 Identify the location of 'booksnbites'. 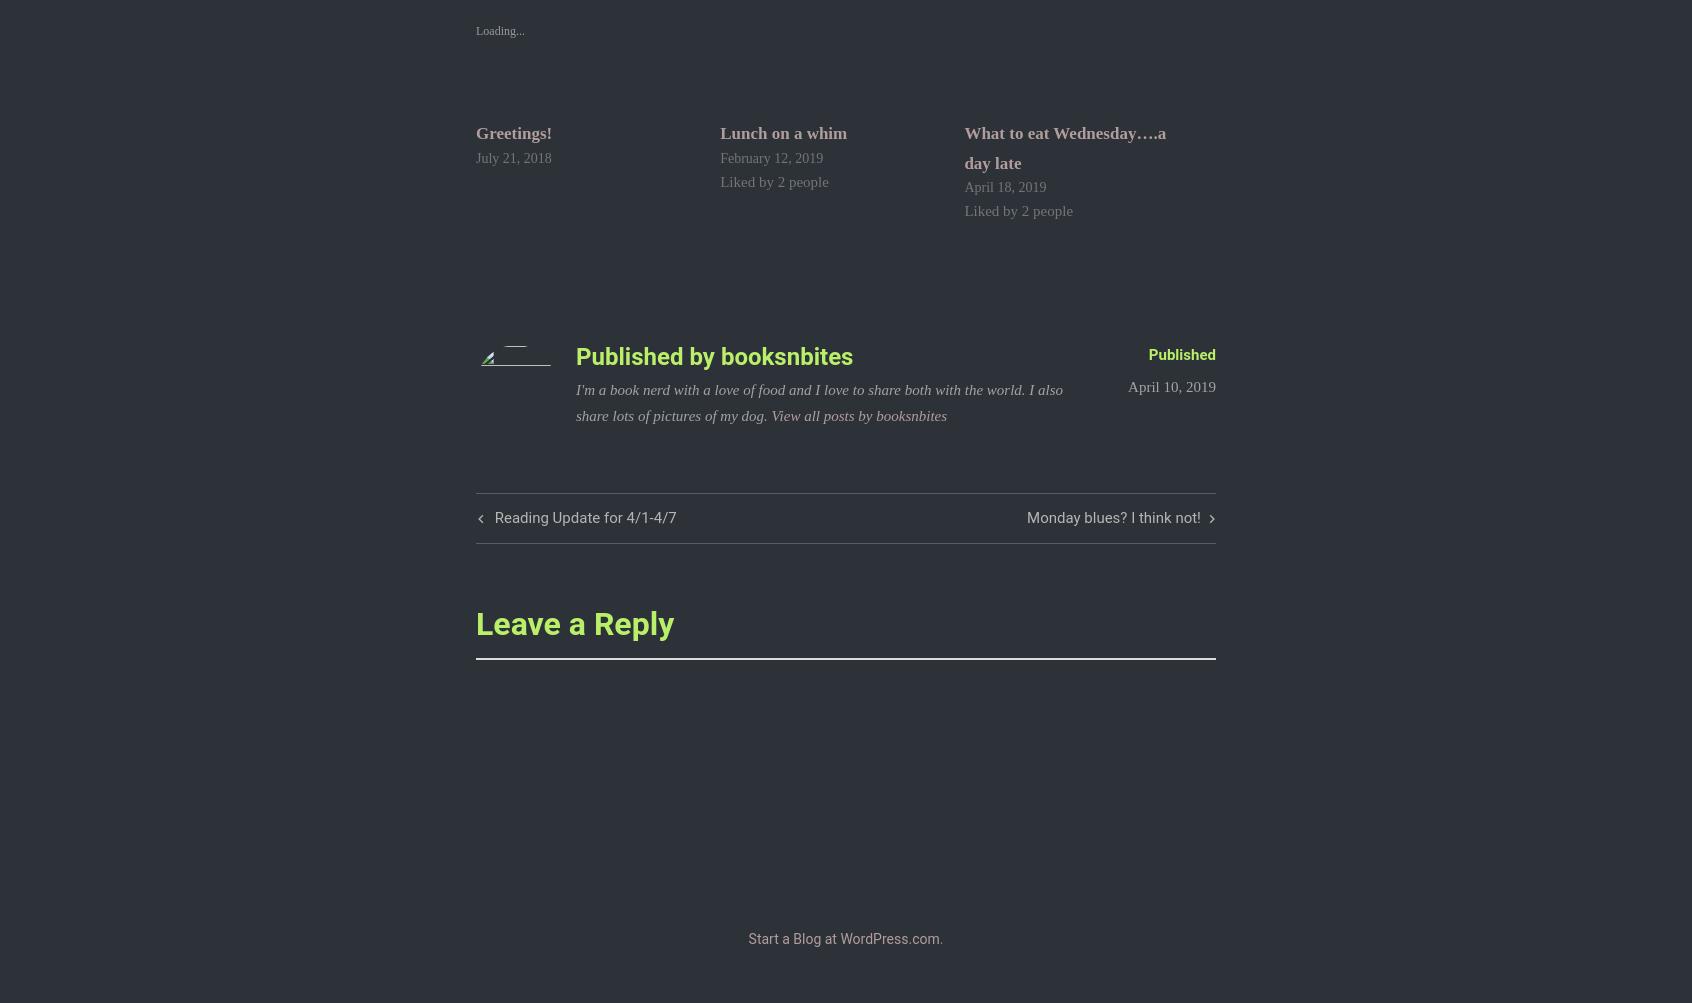
(786, 355).